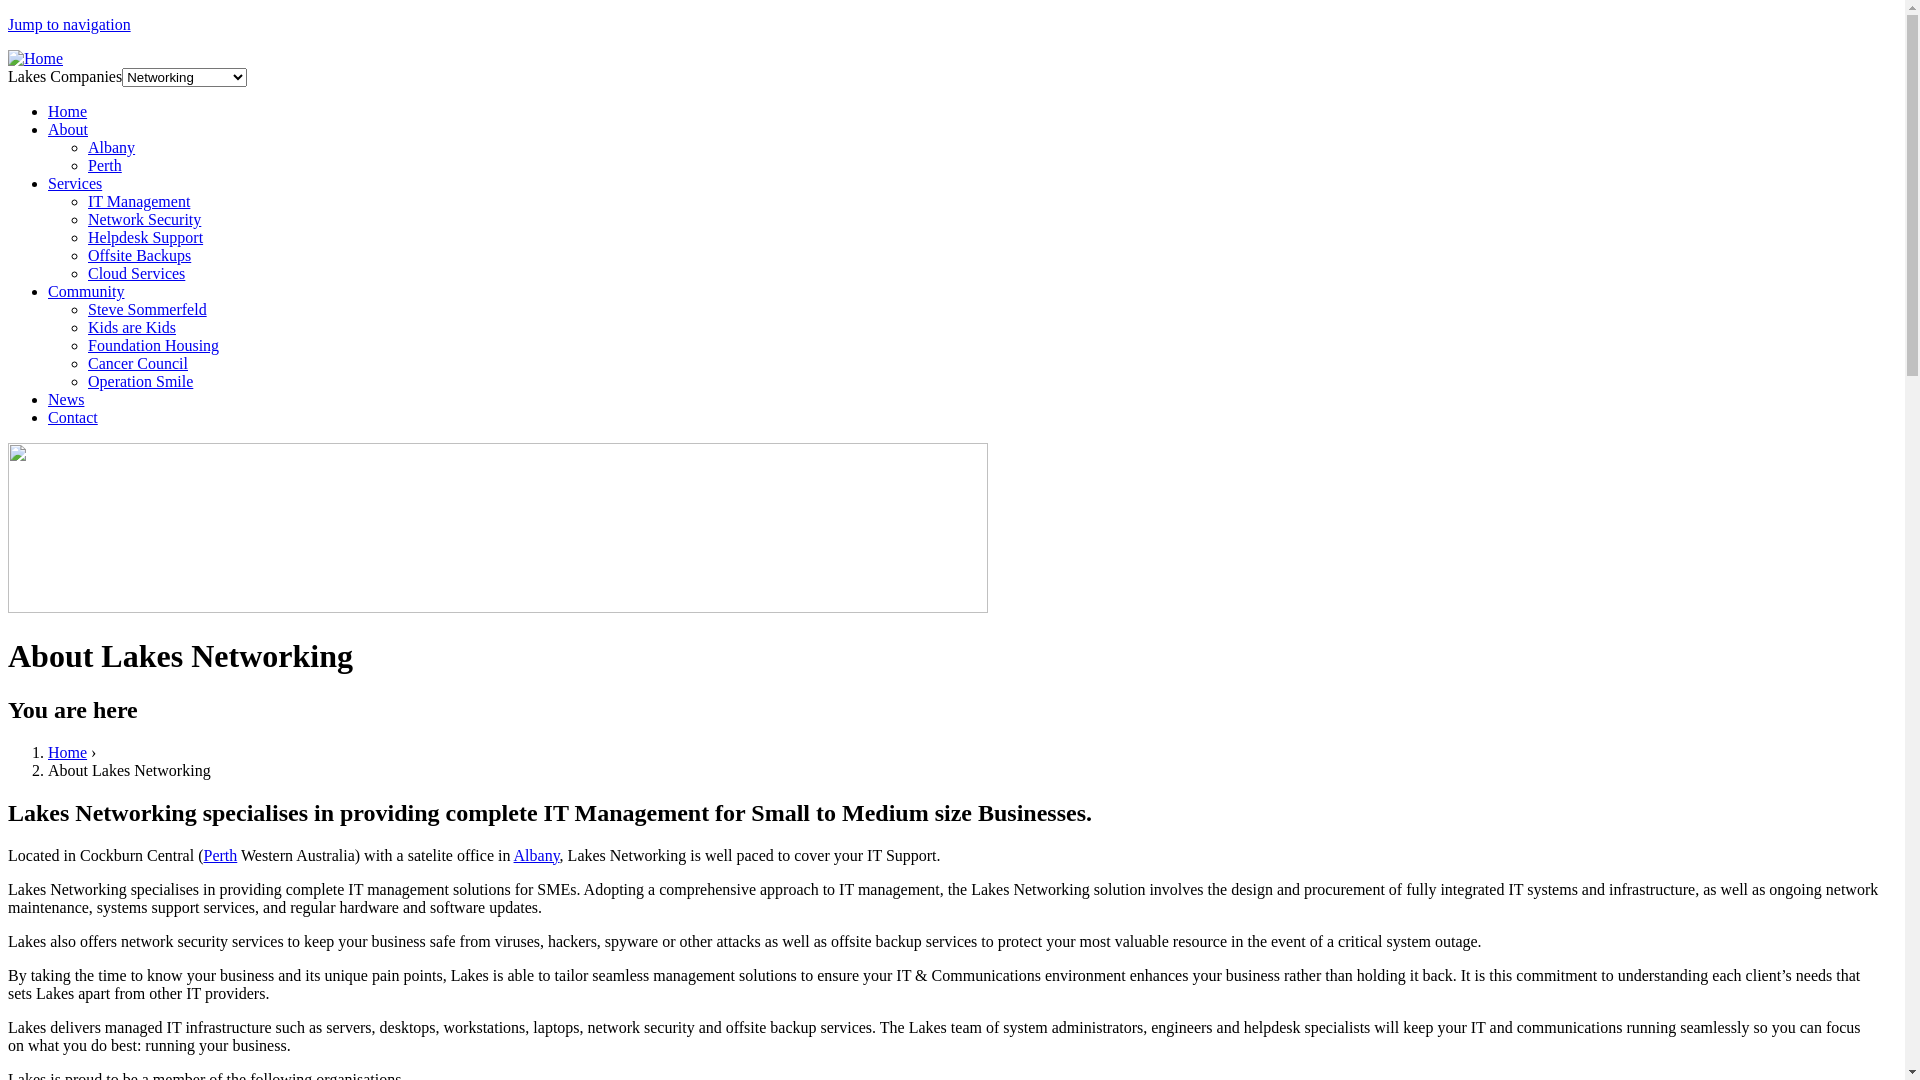 This screenshot has height=1080, width=1920. What do you see at coordinates (67, 129) in the screenshot?
I see `'About'` at bounding box center [67, 129].